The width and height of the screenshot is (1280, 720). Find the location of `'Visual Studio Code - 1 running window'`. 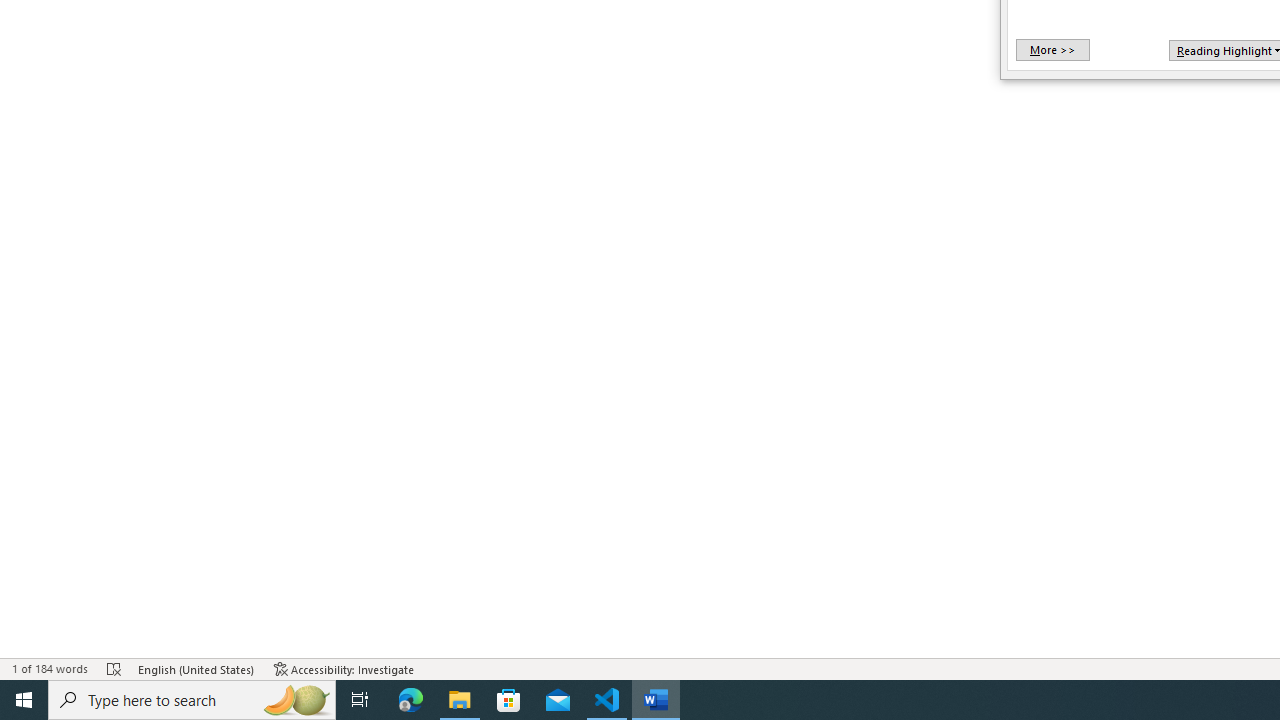

'Visual Studio Code - 1 running window' is located at coordinates (606, 698).